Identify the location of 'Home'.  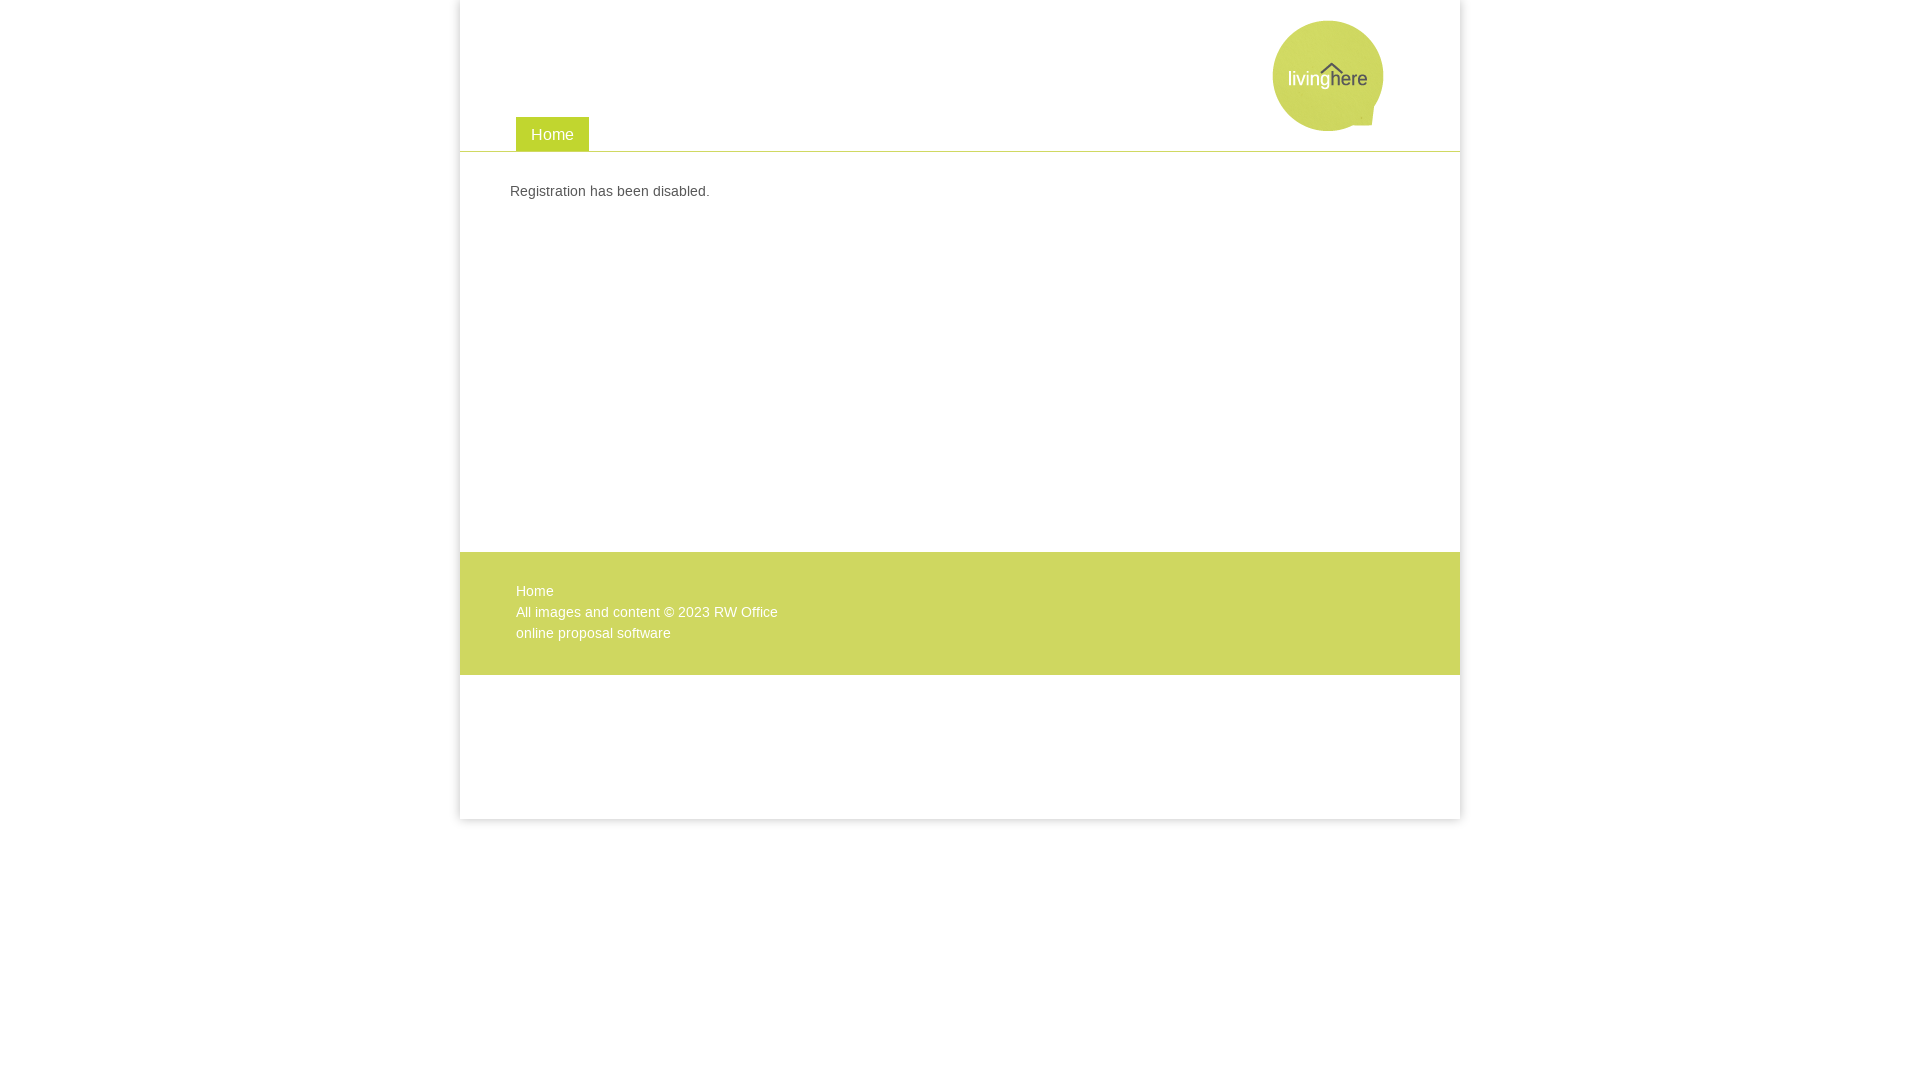
(534, 590).